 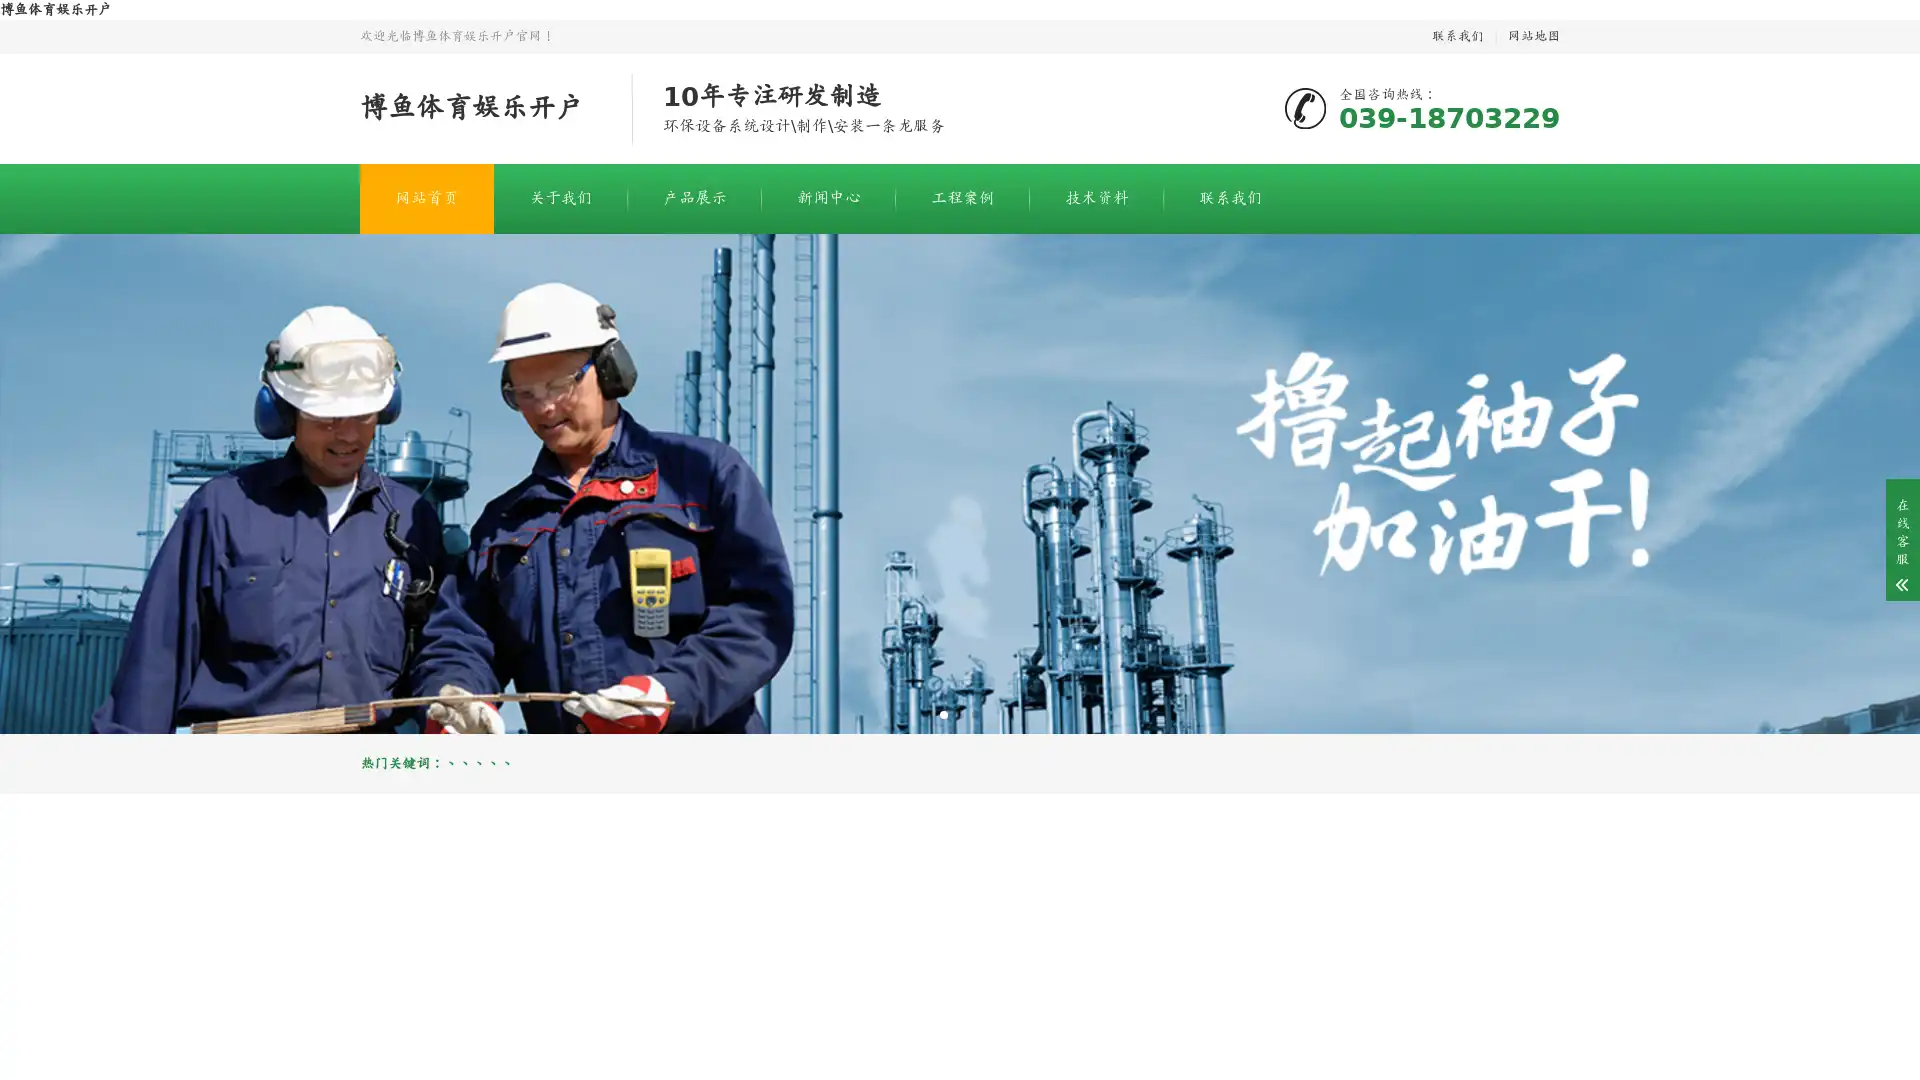 I want to click on Go to slide 1, so click(x=943, y=713).